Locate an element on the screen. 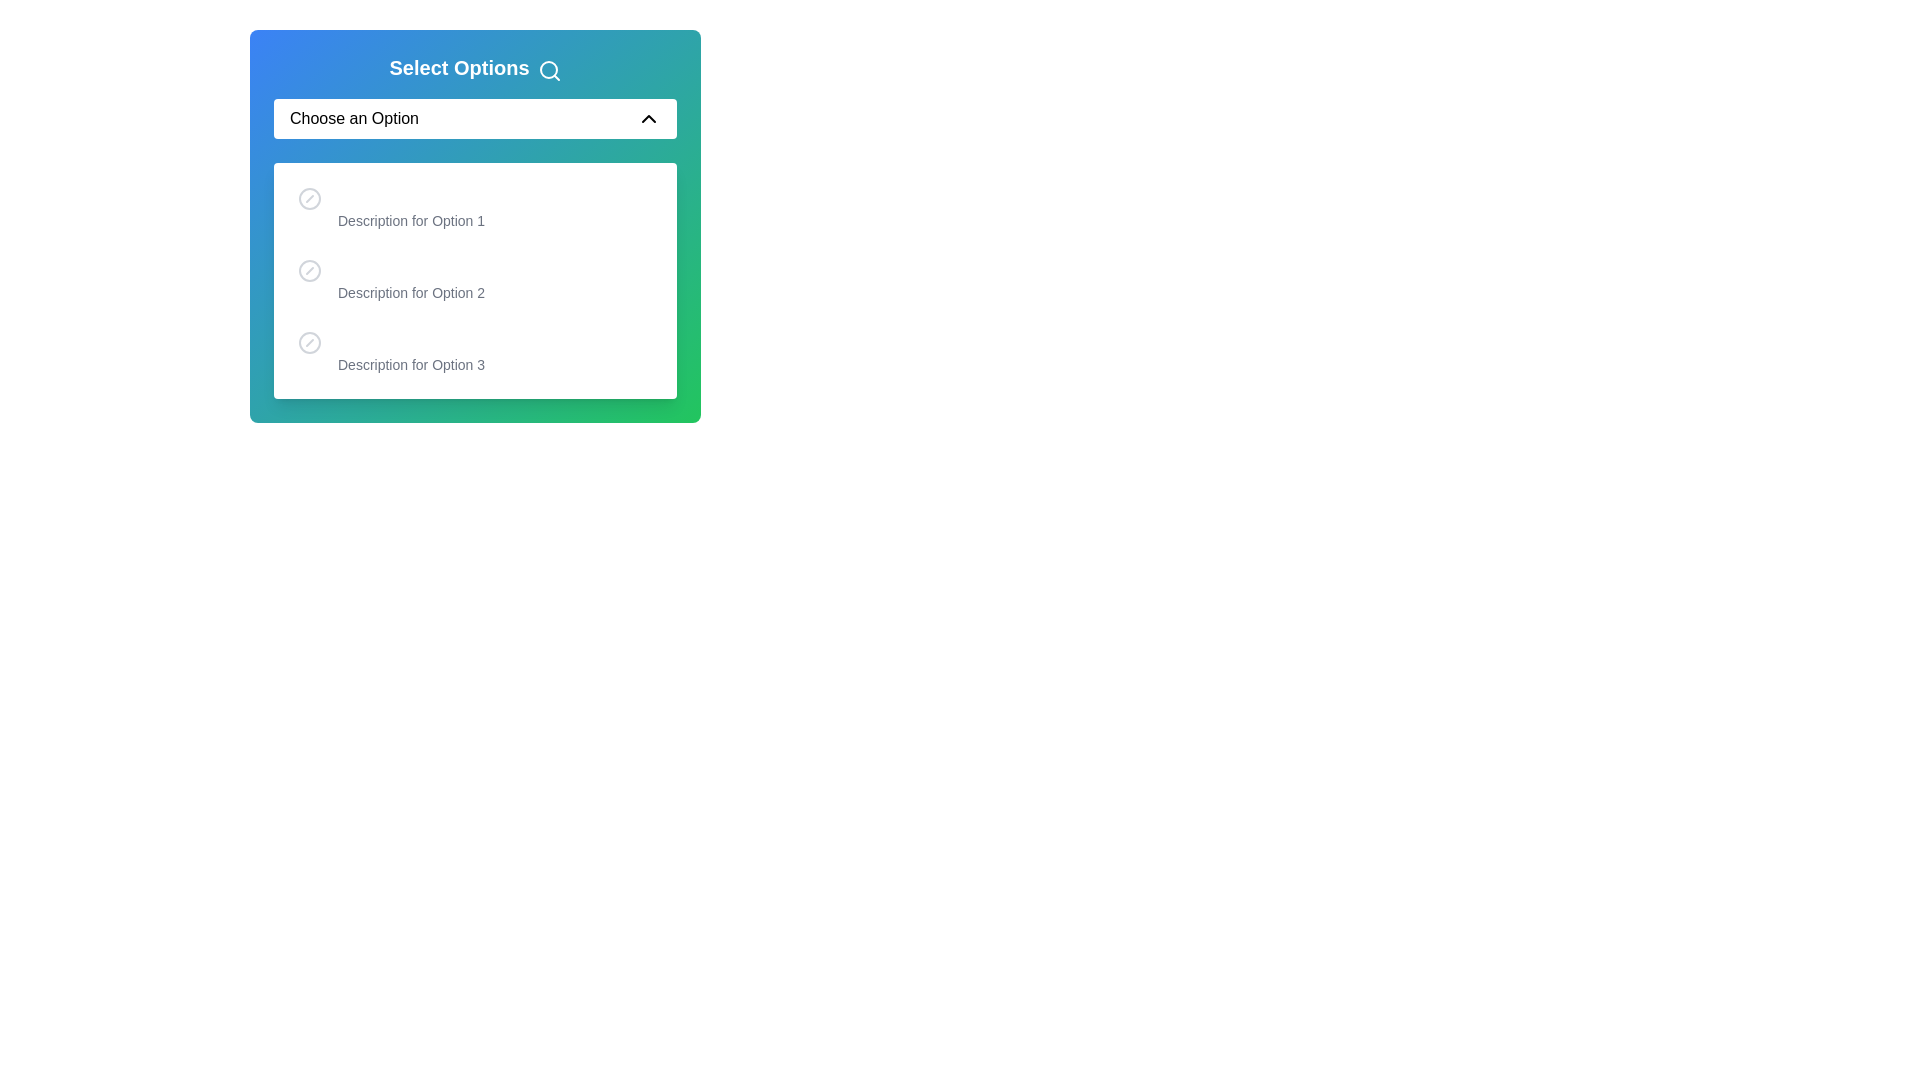 The image size is (1920, 1080). the first selectable option in the dropdown menu, which is positioned below the 'Choose an Option' dropdown and includes an icon and text is located at coordinates (474, 225).